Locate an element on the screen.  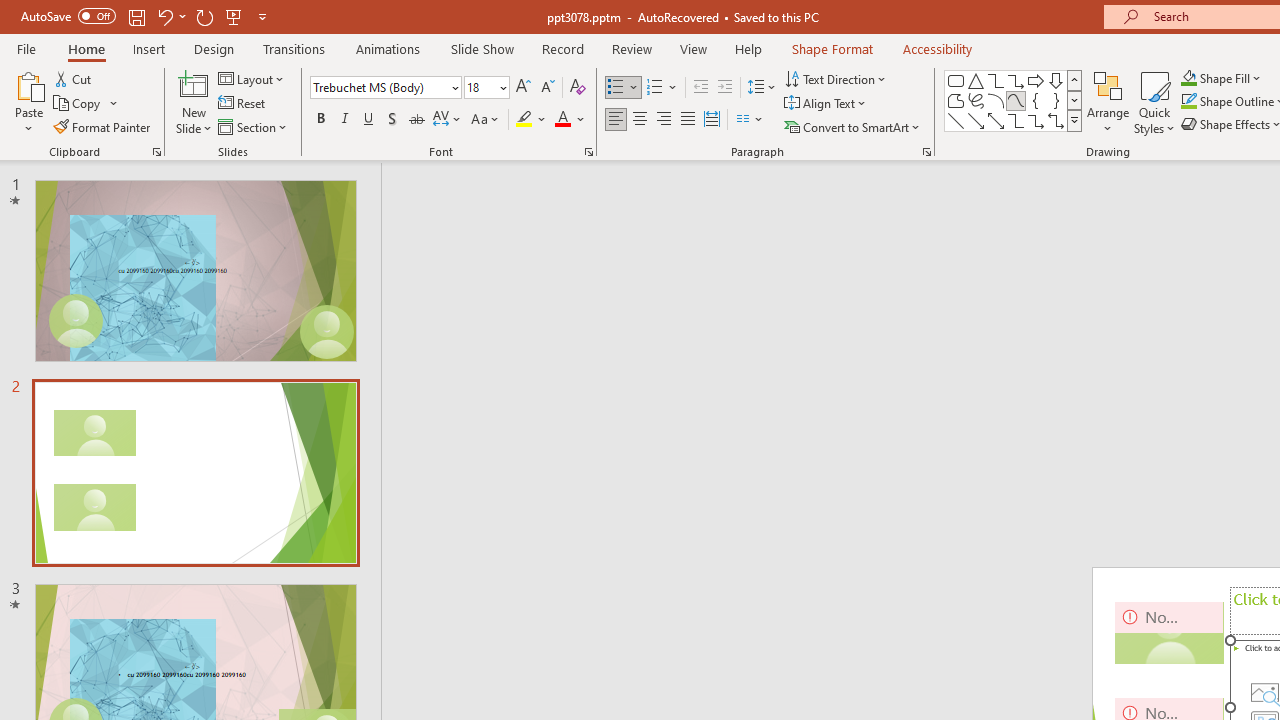
'Connector: Elbow Double-Arrow' is located at coordinates (1055, 120).